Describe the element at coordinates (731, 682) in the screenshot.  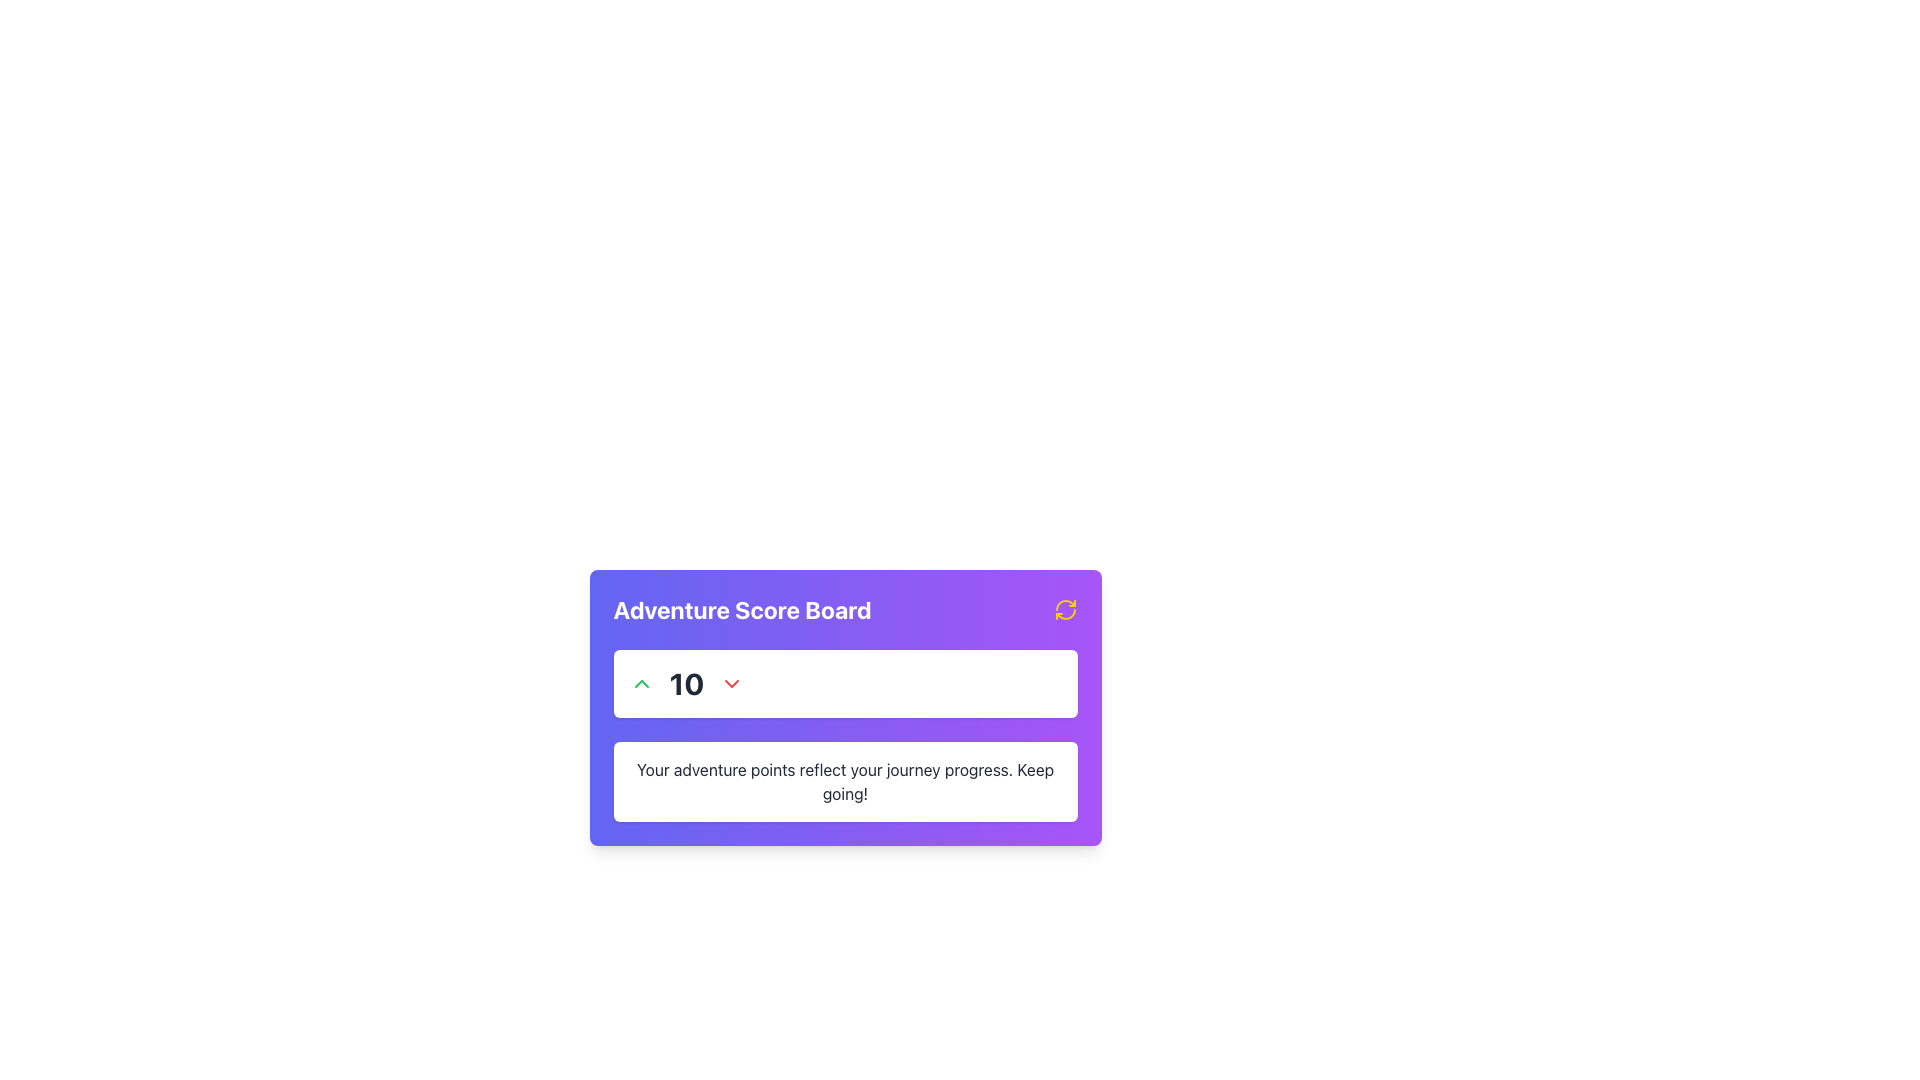
I see `the downward-pointing red chevron arrow icon located to the right of the bold number '10' for additional interaction` at that location.